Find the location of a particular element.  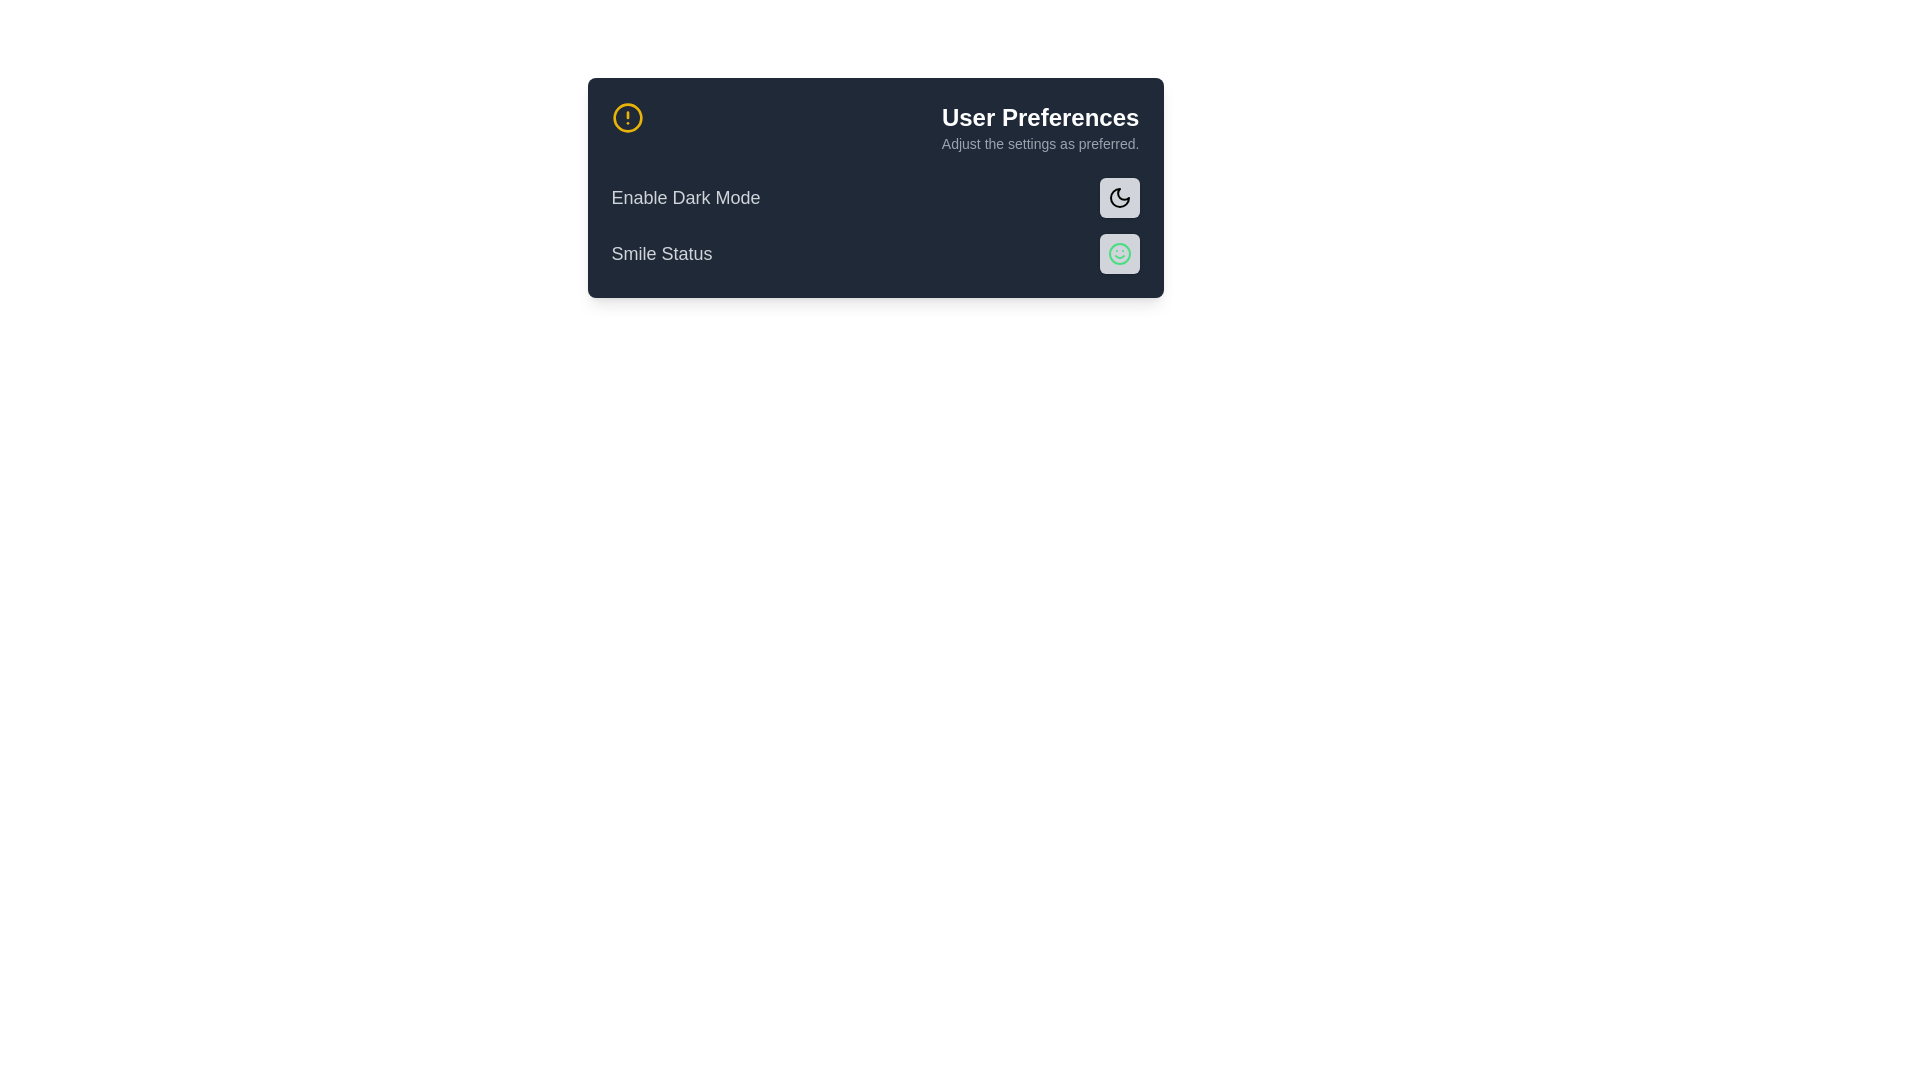

the dark mode toggle icon located in the top-right section of the modal is located at coordinates (1118, 197).